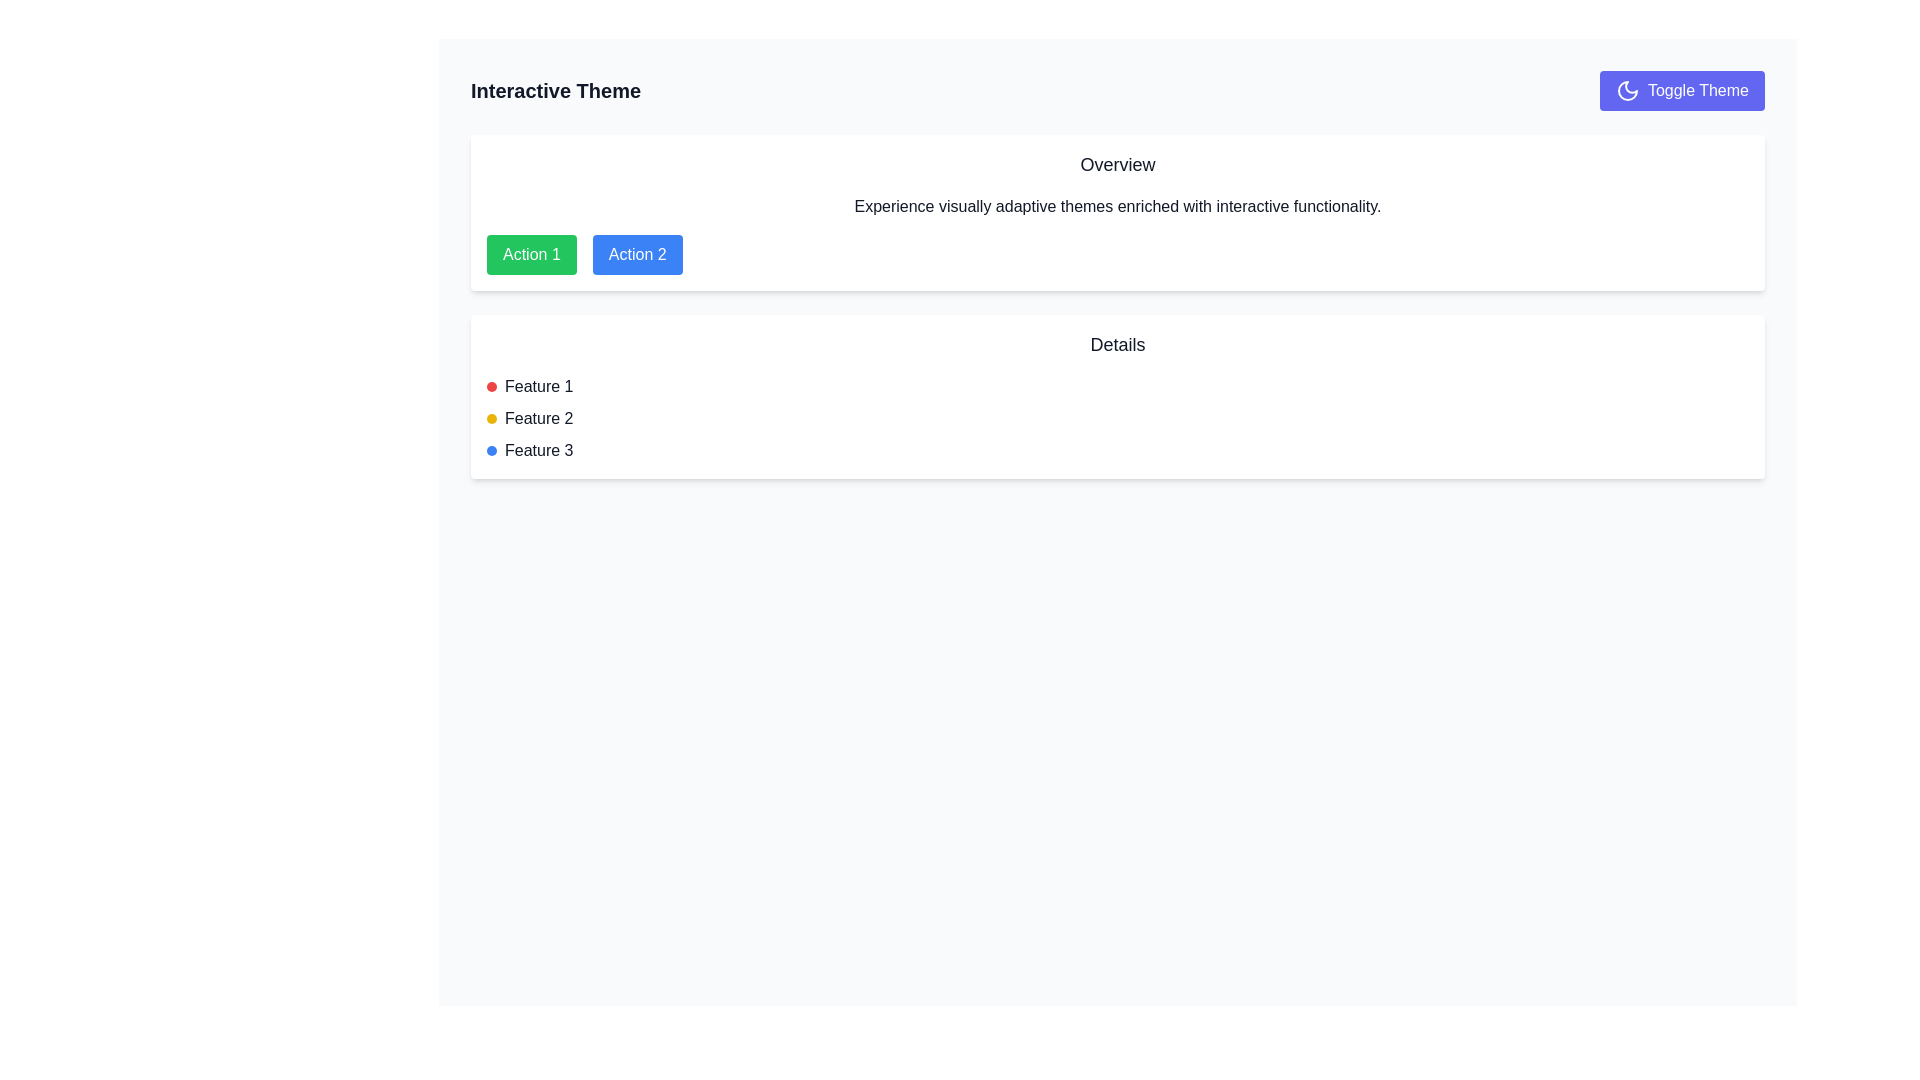 The image size is (1920, 1080). What do you see at coordinates (1681, 91) in the screenshot?
I see `the indigo 'Toggle Theme' button with a white moon icon` at bounding box center [1681, 91].